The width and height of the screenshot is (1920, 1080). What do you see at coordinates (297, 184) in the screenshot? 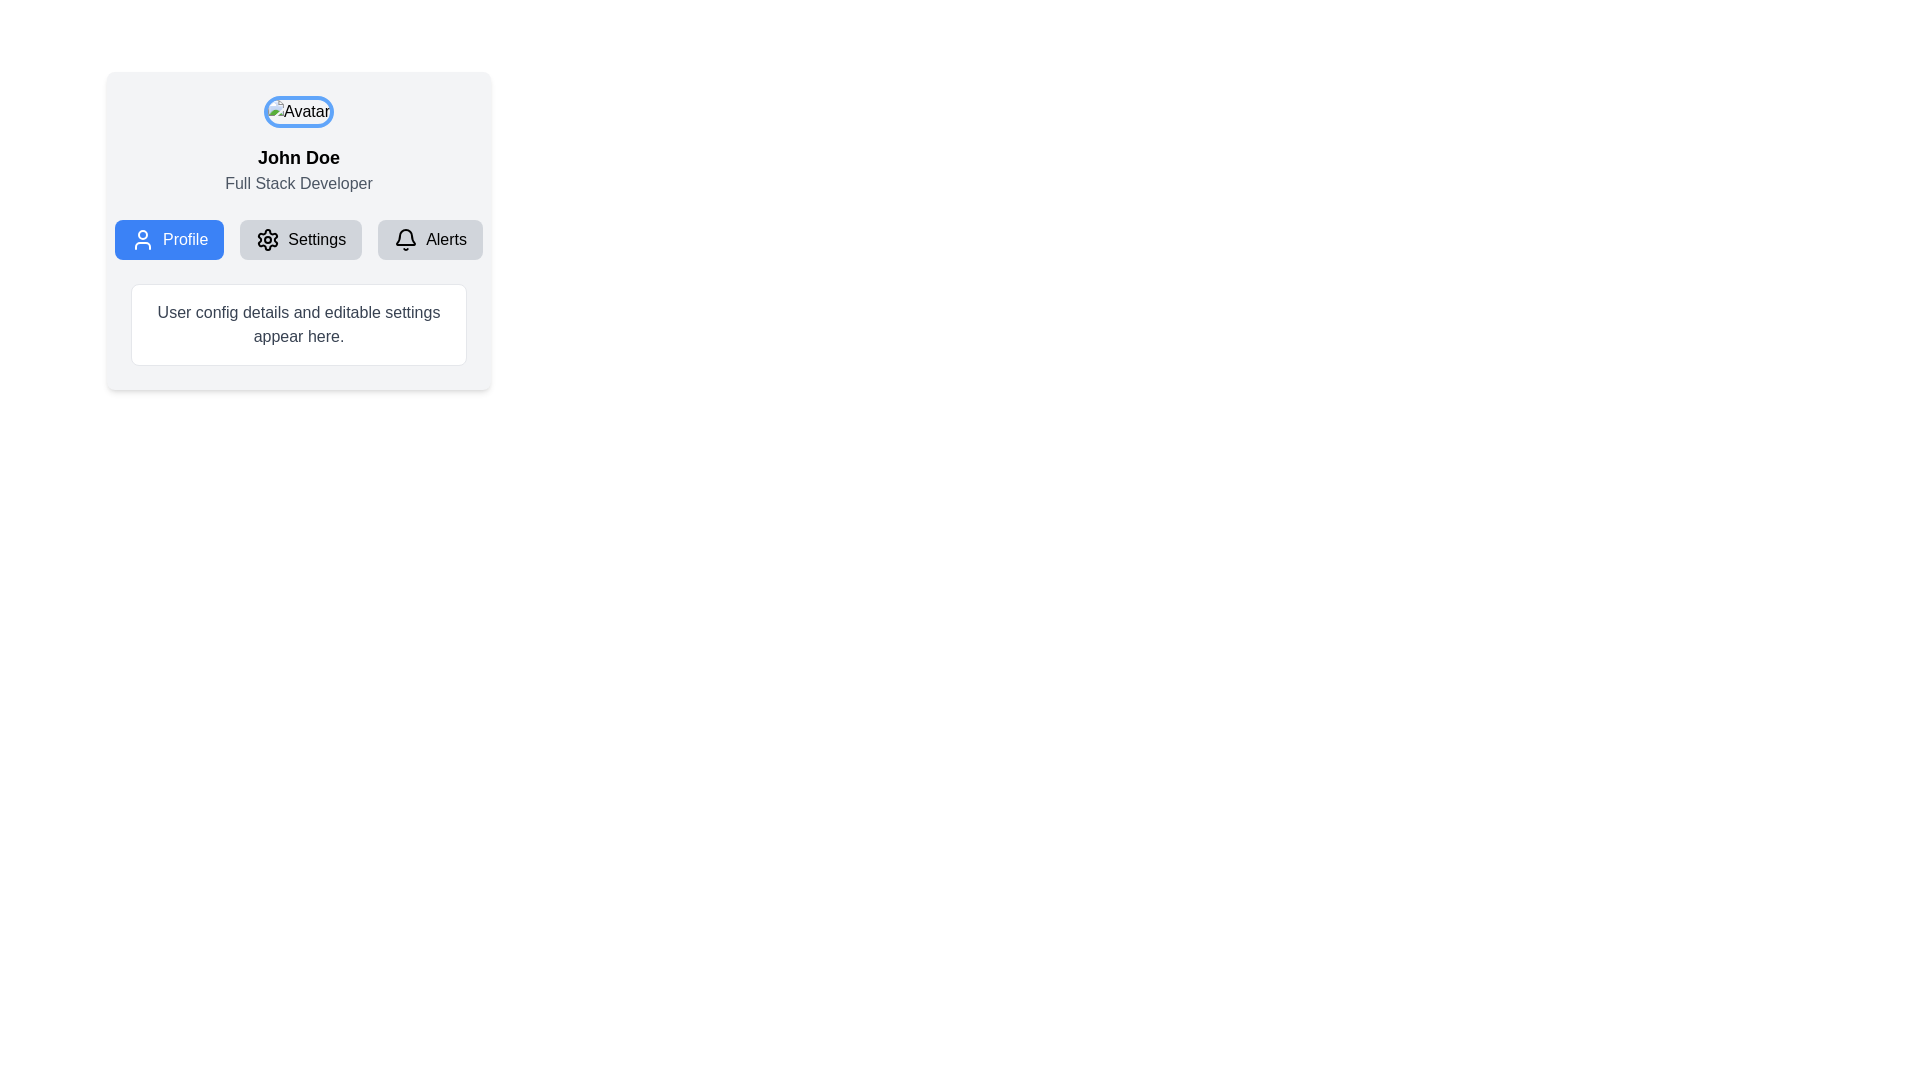
I see `the text label displaying 'Full Stack Developer', which is centered below the name 'John Doe' in the user profile card` at bounding box center [297, 184].